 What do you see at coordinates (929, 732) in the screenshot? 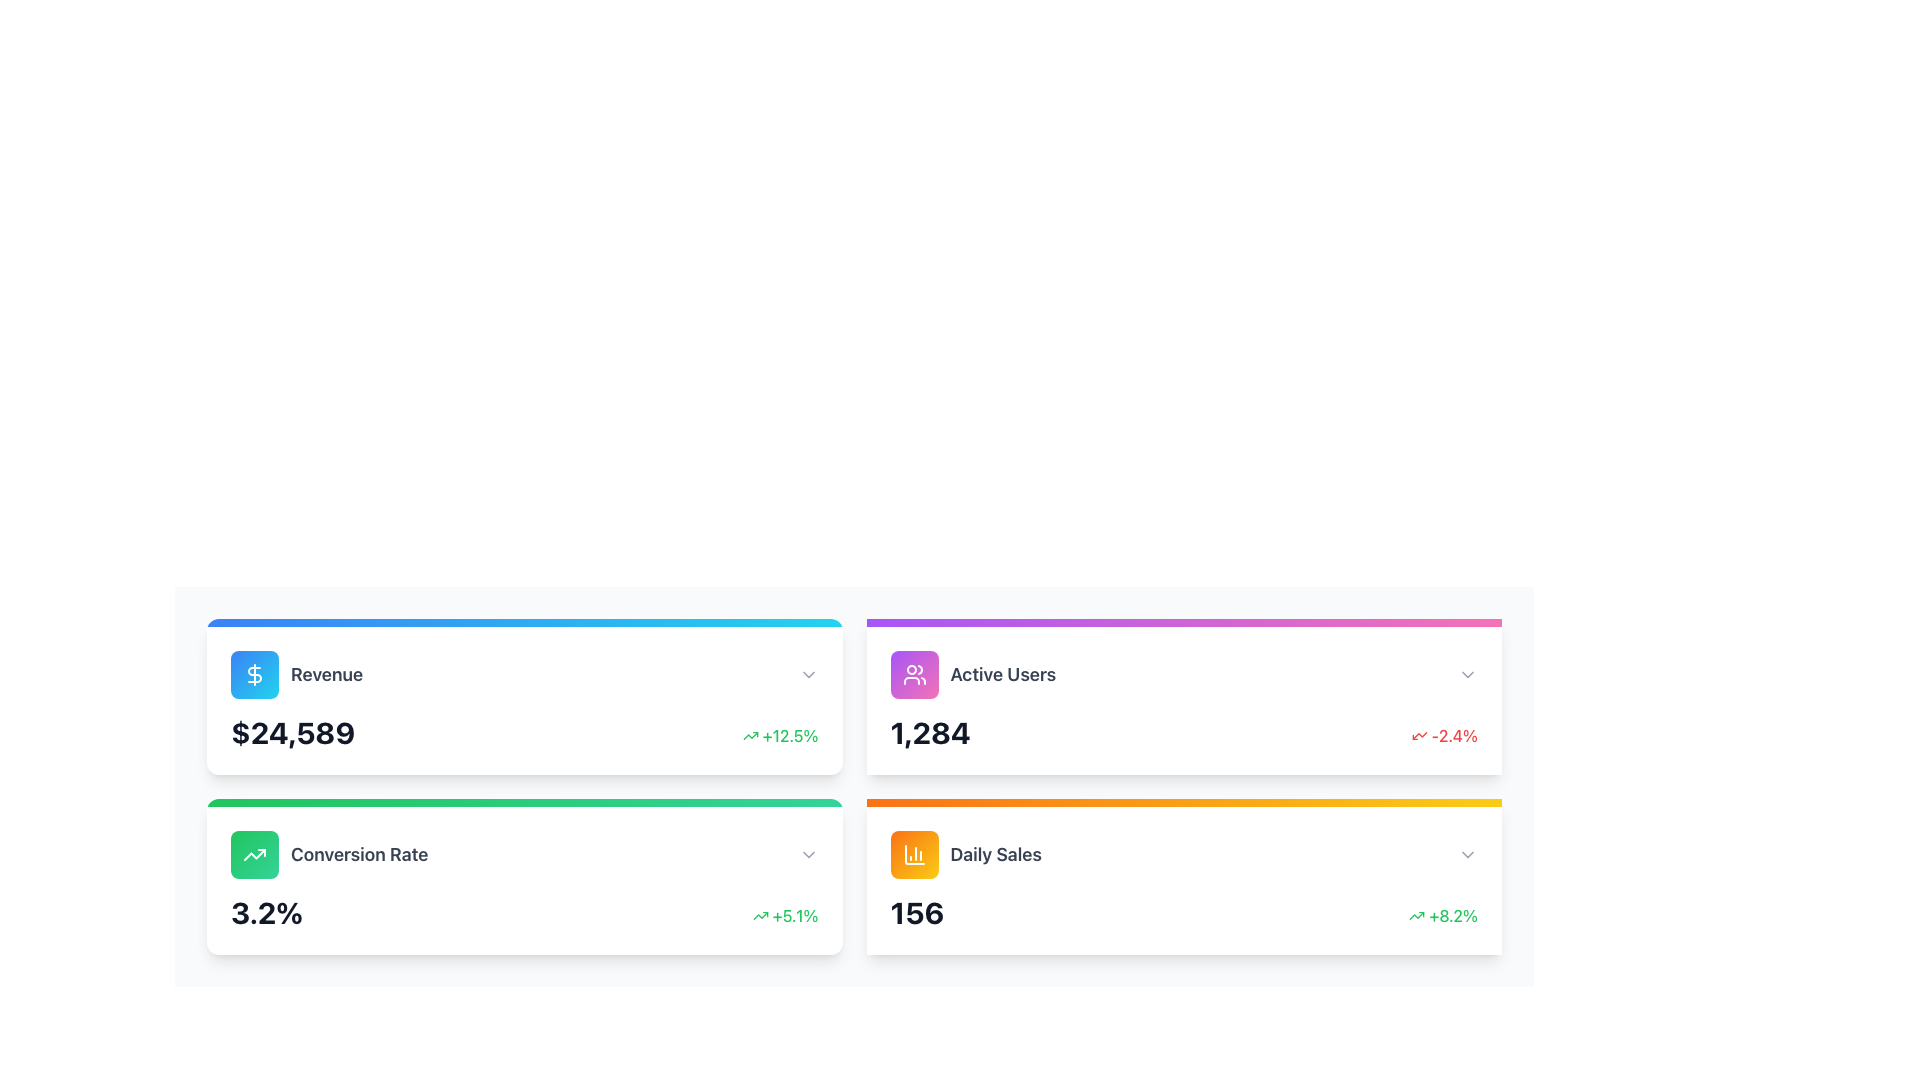
I see `the Text label displaying the value of active users located in the second card on the top row of the dashboard, labeled 'Active Users'` at bounding box center [929, 732].